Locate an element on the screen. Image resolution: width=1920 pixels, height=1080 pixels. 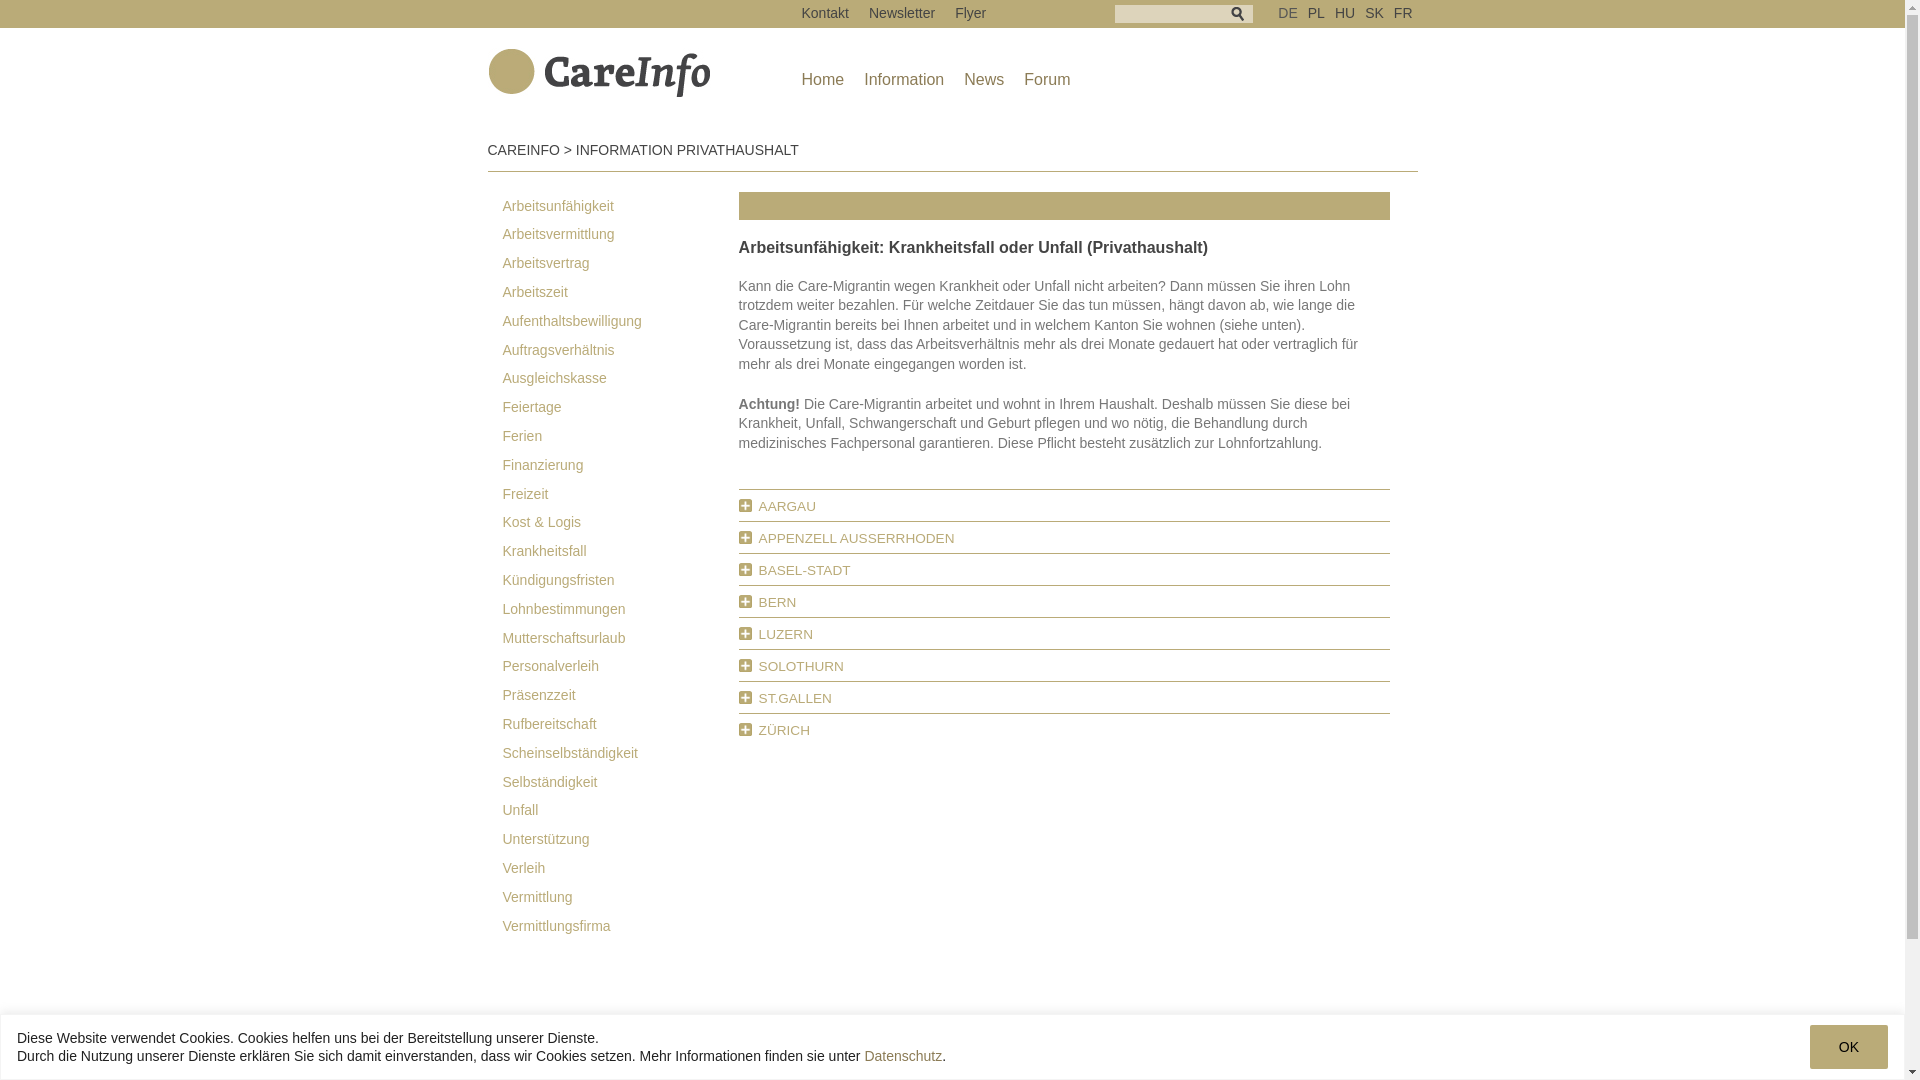
'Kontakt' is located at coordinates (825, 12).